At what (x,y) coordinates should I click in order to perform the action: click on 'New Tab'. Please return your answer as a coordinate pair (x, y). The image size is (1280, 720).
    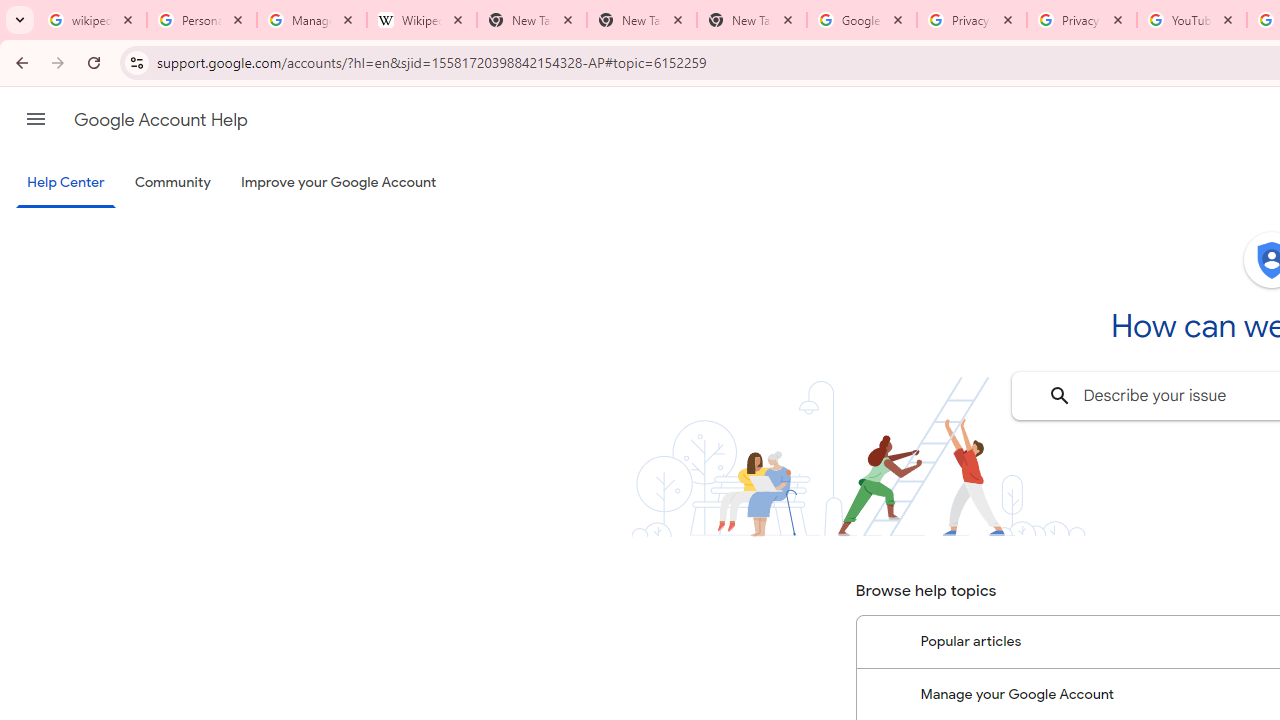
    Looking at the image, I should click on (751, 20).